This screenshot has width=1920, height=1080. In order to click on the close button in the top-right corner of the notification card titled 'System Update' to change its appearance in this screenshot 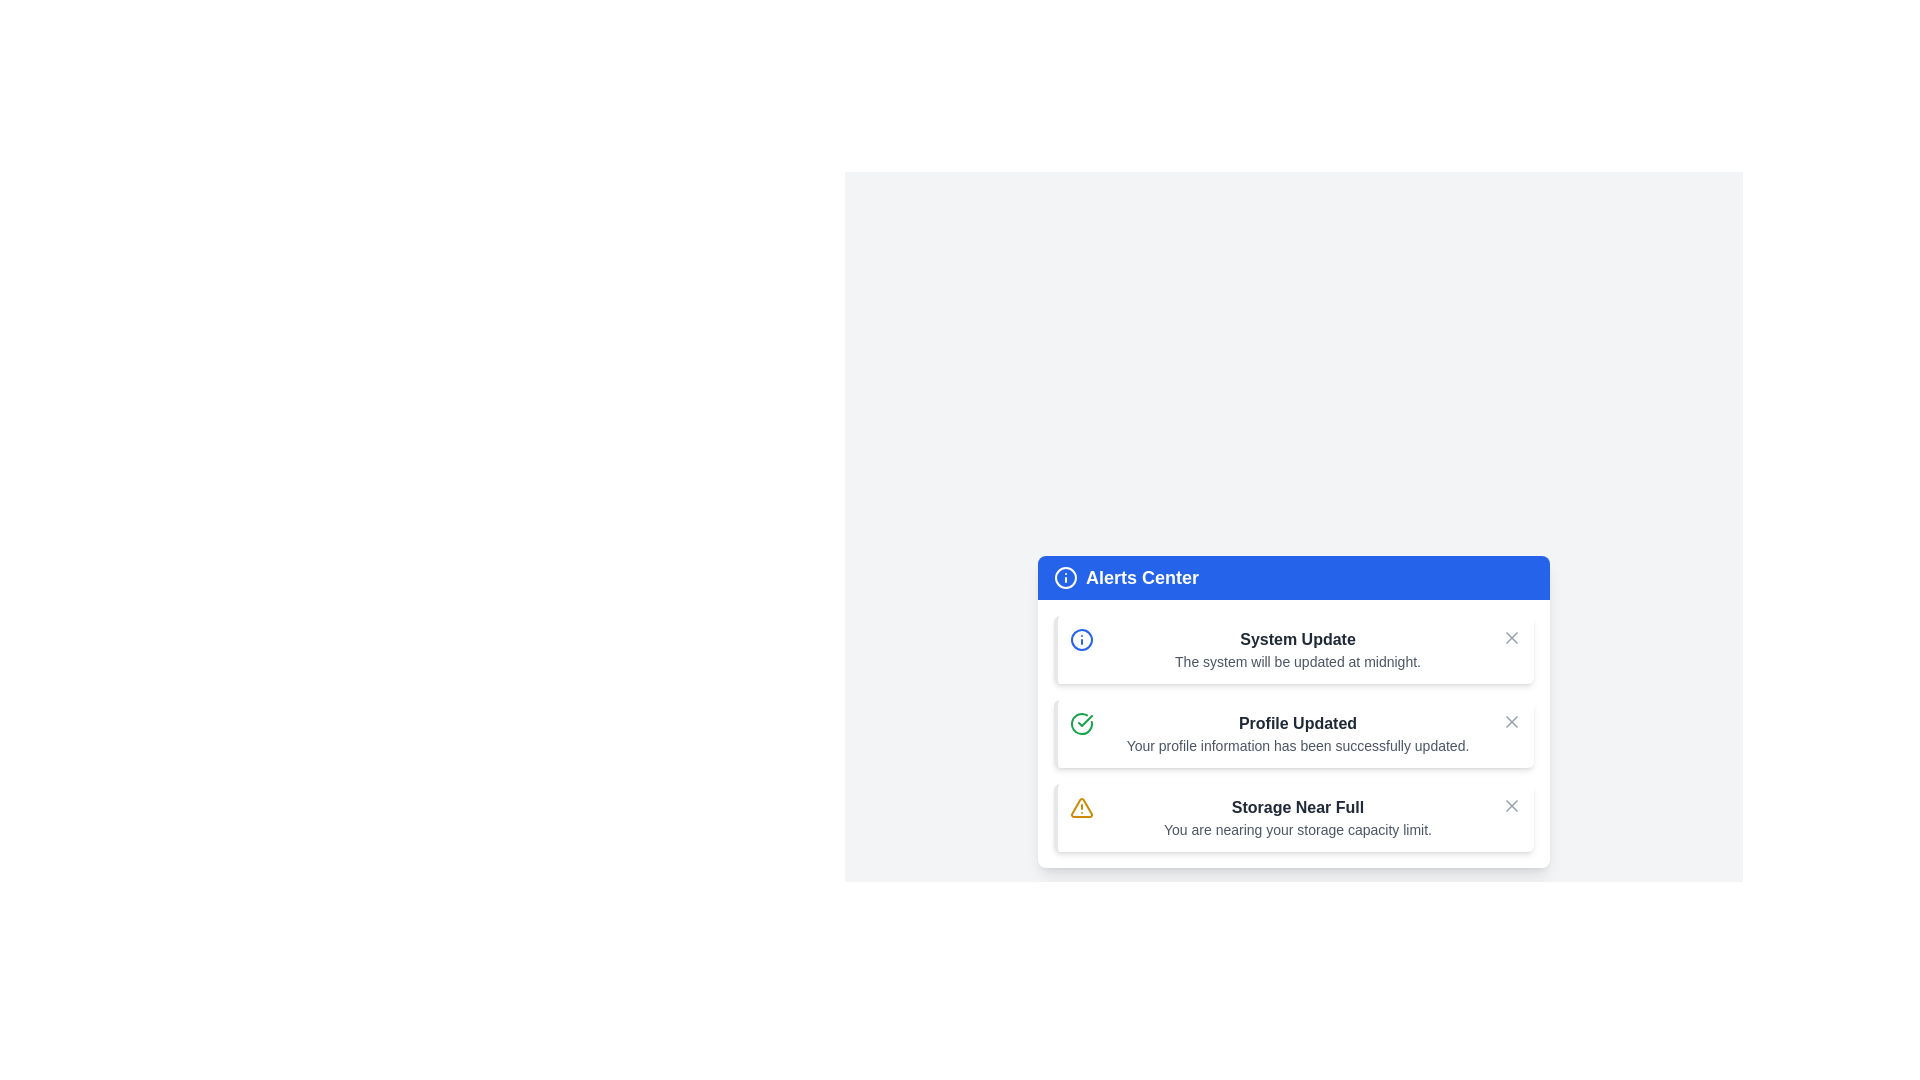, I will do `click(1512, 637)`.